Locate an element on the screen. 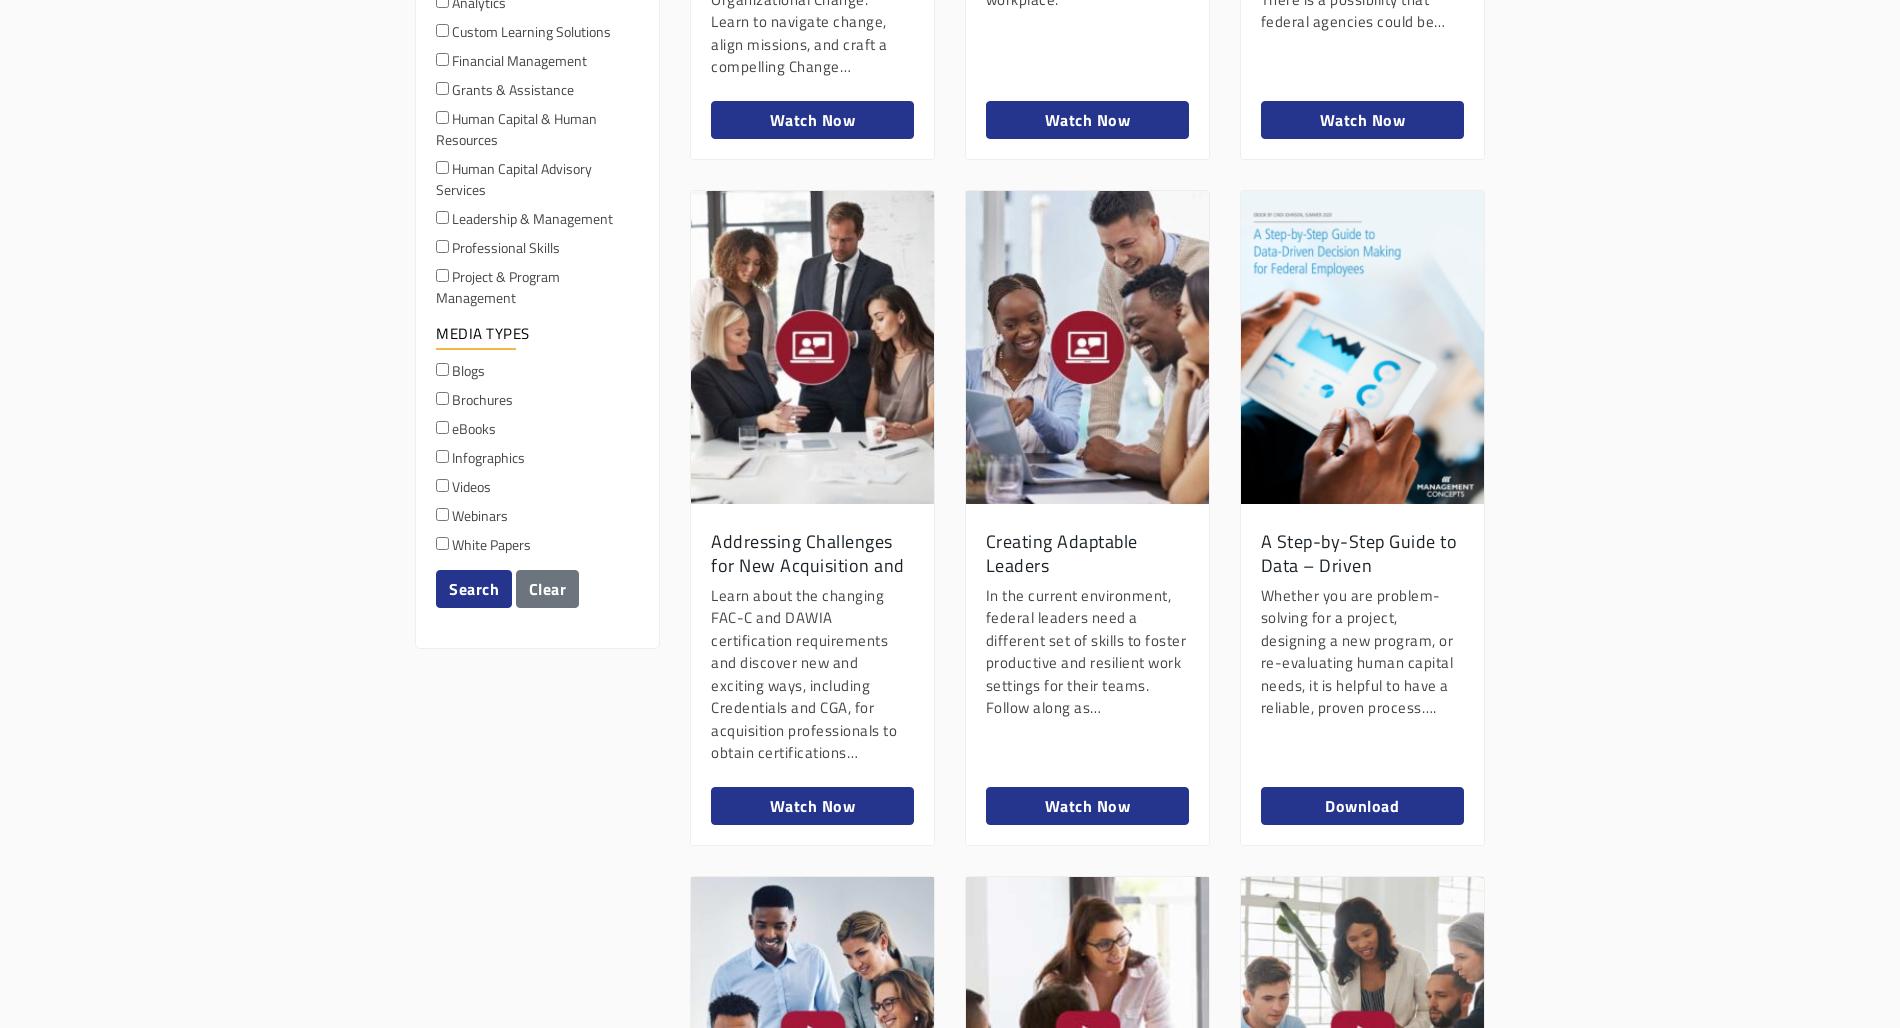 The image size is (1900, 1028). 'Creating Adaptable Leaders' is located at coordinates (1060, 552).